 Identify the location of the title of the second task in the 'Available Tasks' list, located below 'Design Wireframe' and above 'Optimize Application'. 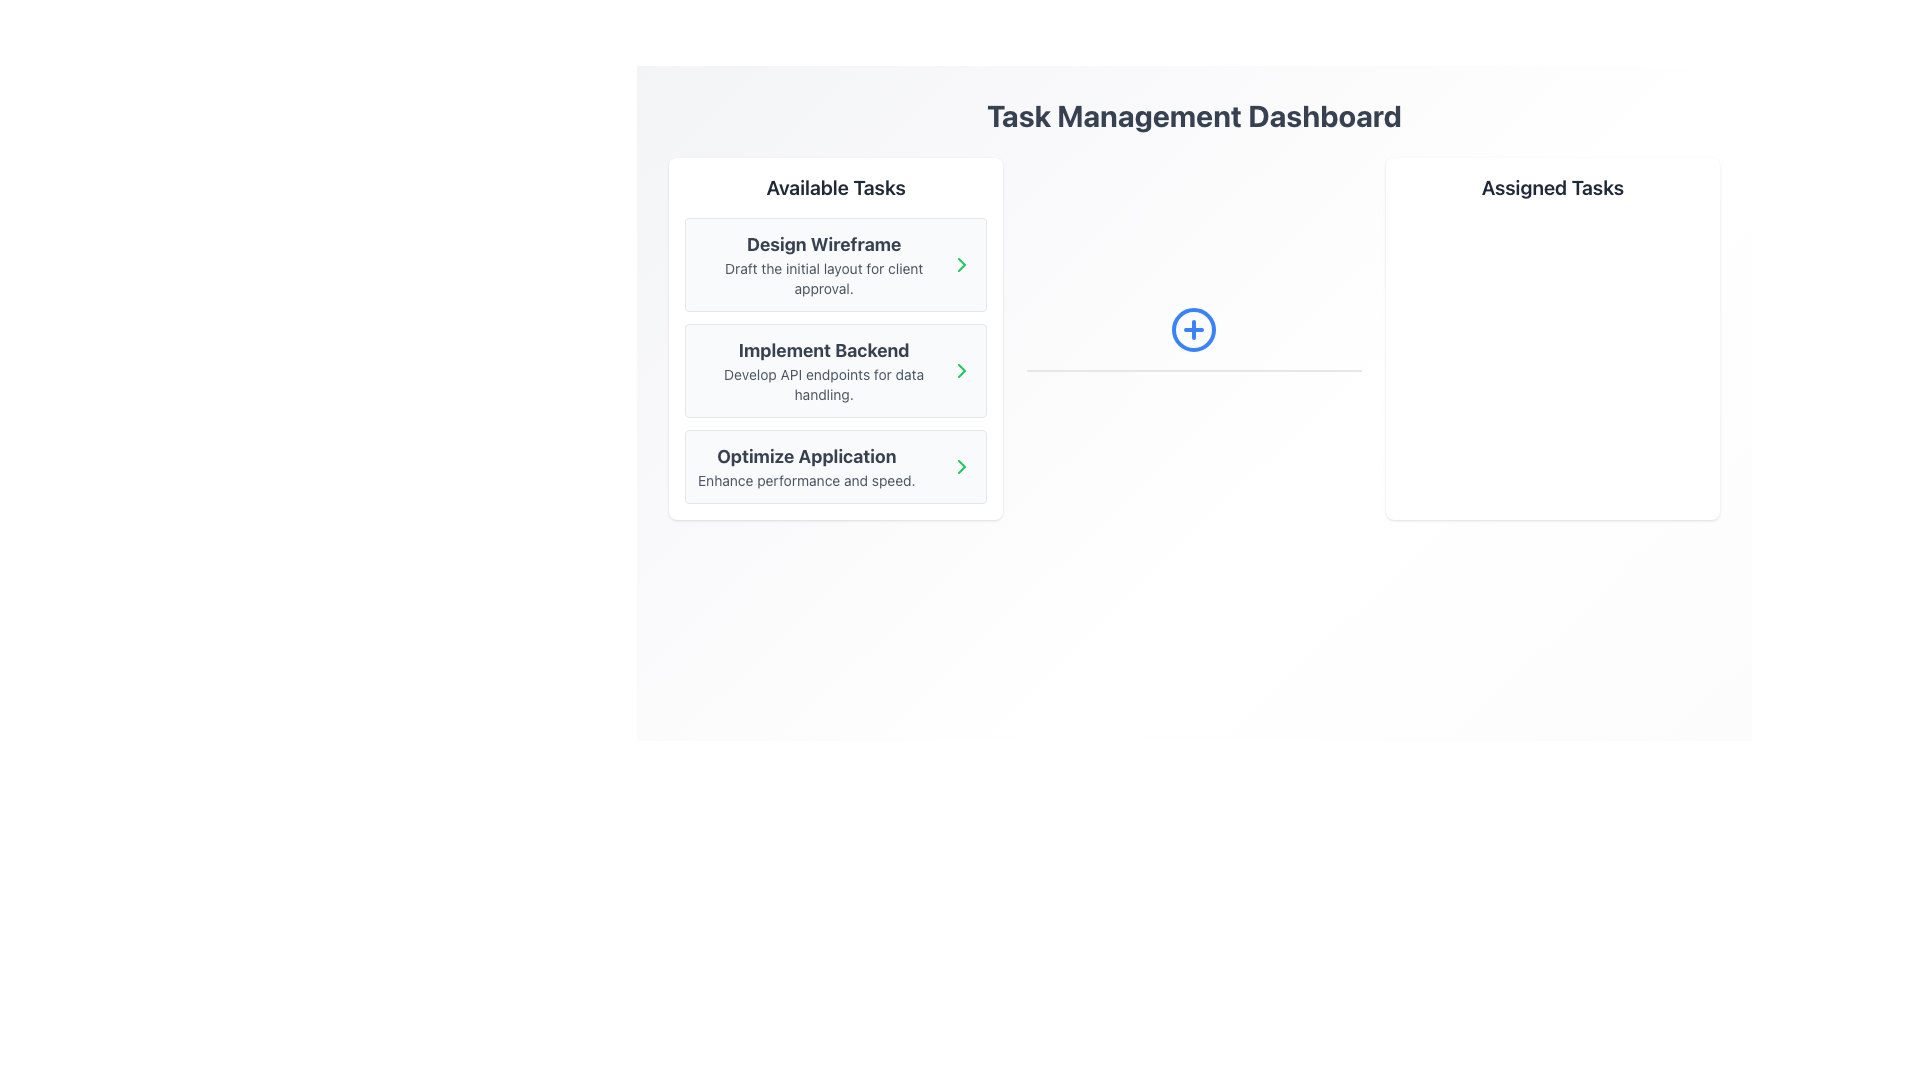
(824, 350).